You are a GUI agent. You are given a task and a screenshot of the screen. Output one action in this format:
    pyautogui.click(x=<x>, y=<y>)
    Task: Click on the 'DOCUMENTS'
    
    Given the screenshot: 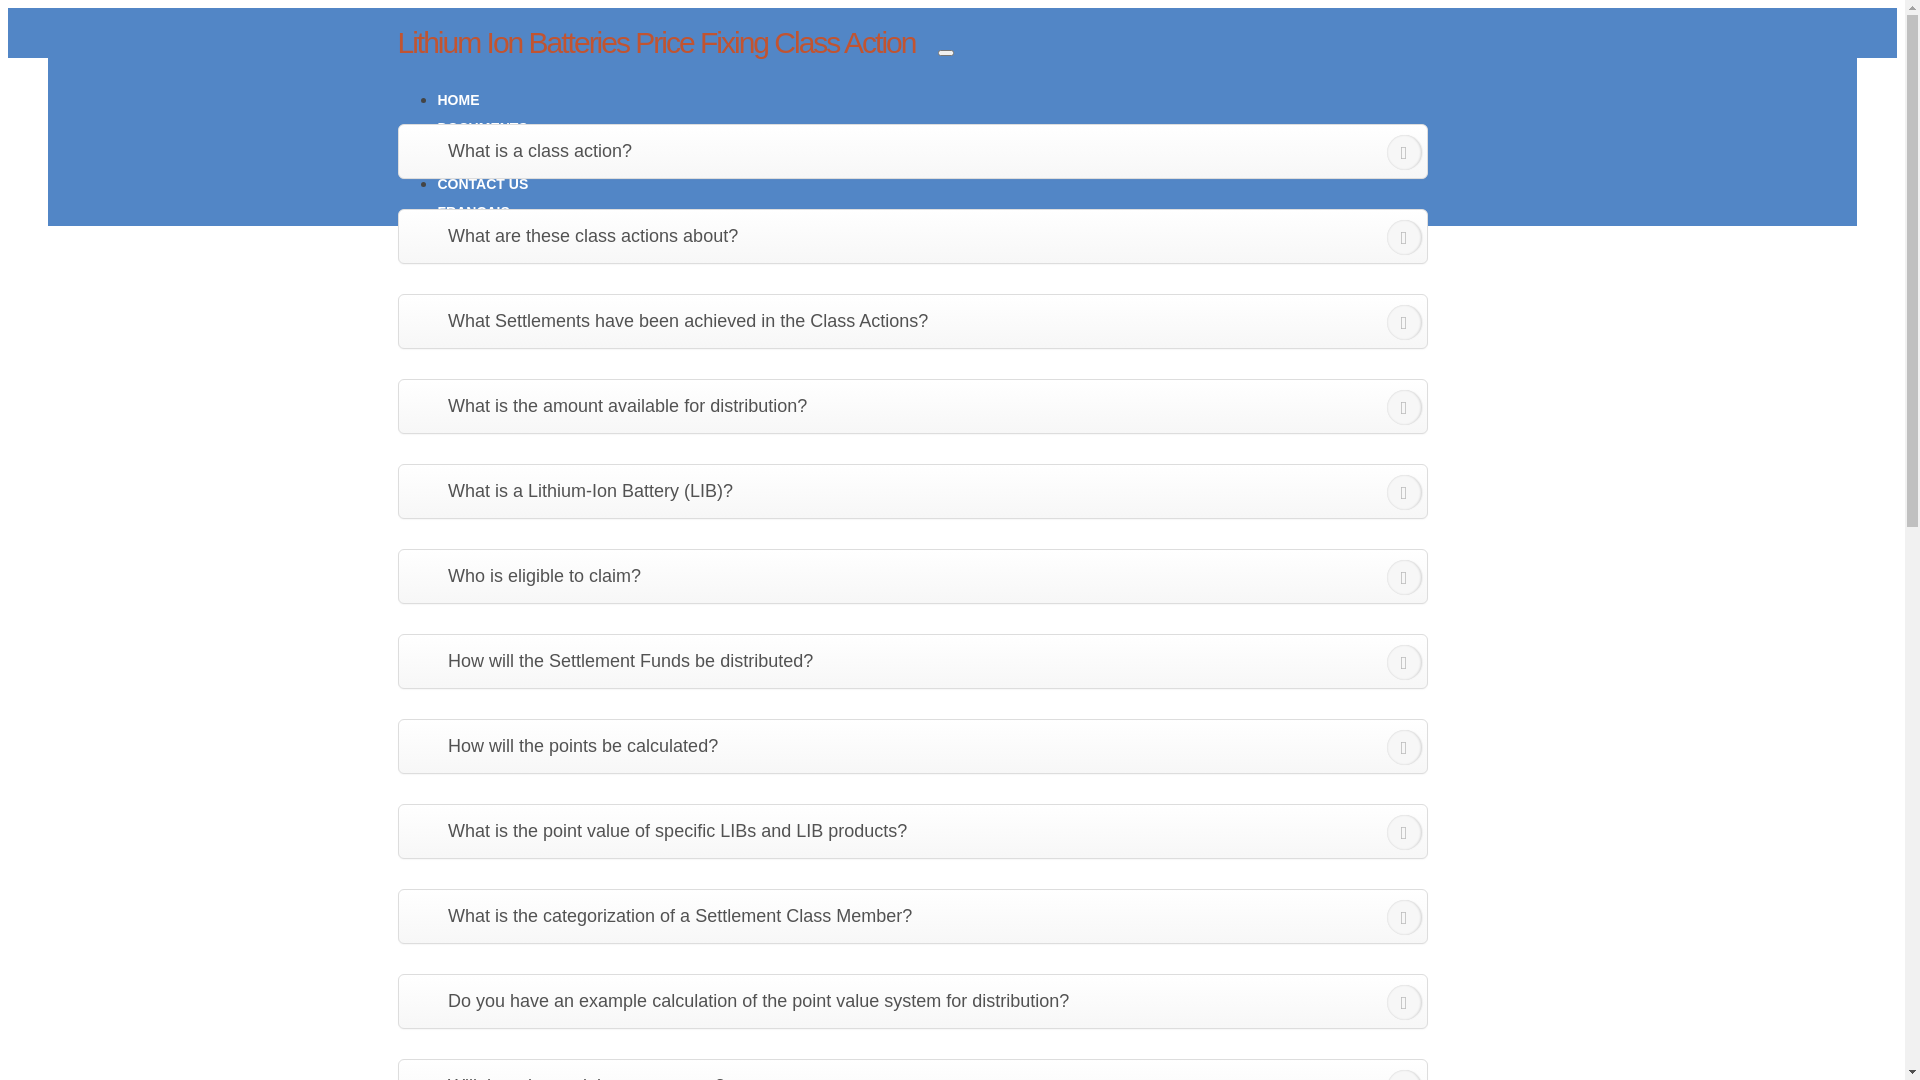 What is the action you would take?
    pyautogui.click(x=483, y=127)
    